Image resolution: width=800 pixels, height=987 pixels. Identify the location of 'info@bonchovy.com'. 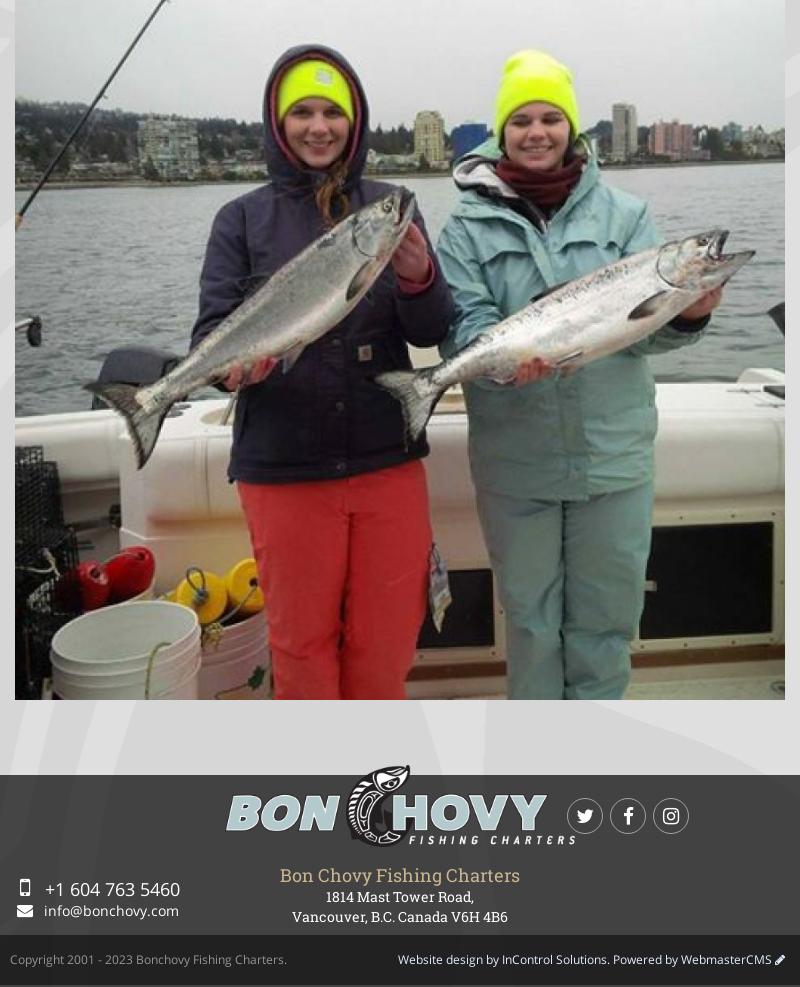
(108, 908).